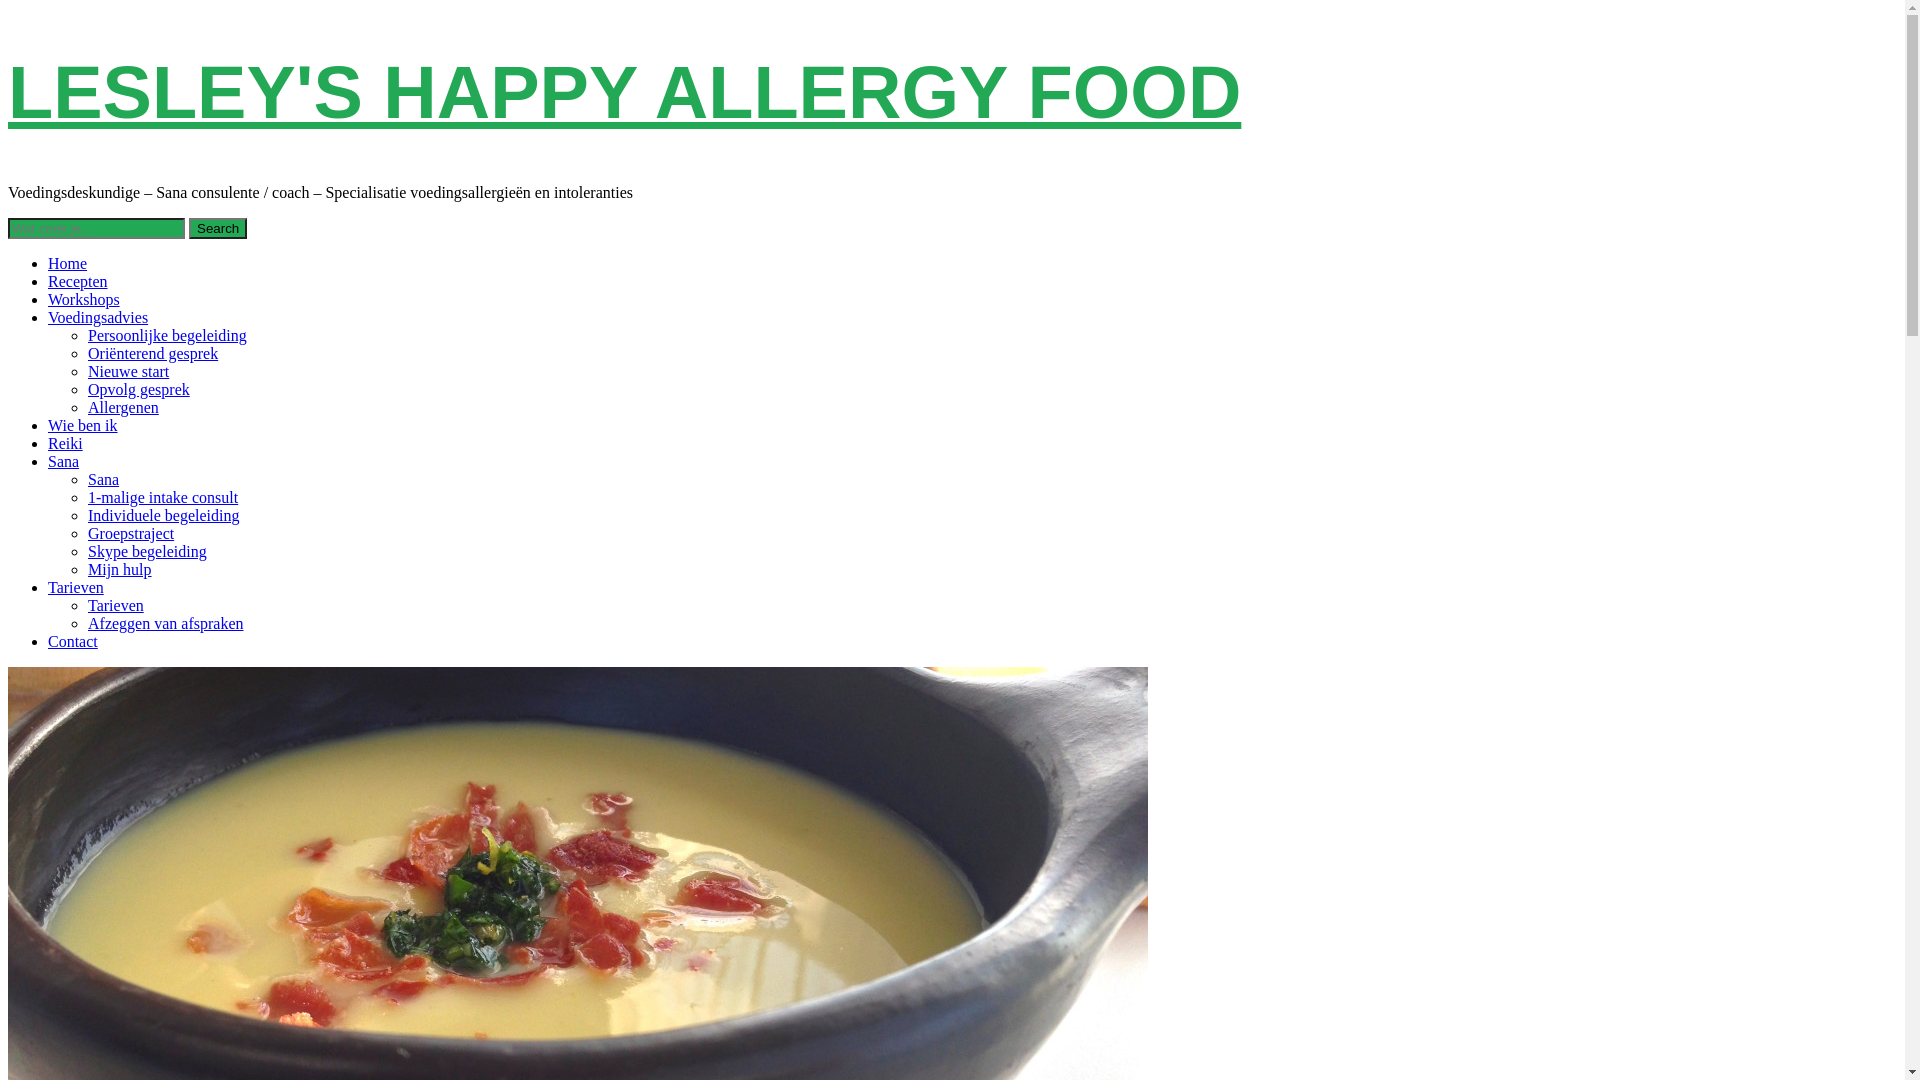 The image size is (1920, 1080). What do you see at coordinates (122, 406) in the screenshot?
I see `'Allergenen'` at bounding box center [122, 406].